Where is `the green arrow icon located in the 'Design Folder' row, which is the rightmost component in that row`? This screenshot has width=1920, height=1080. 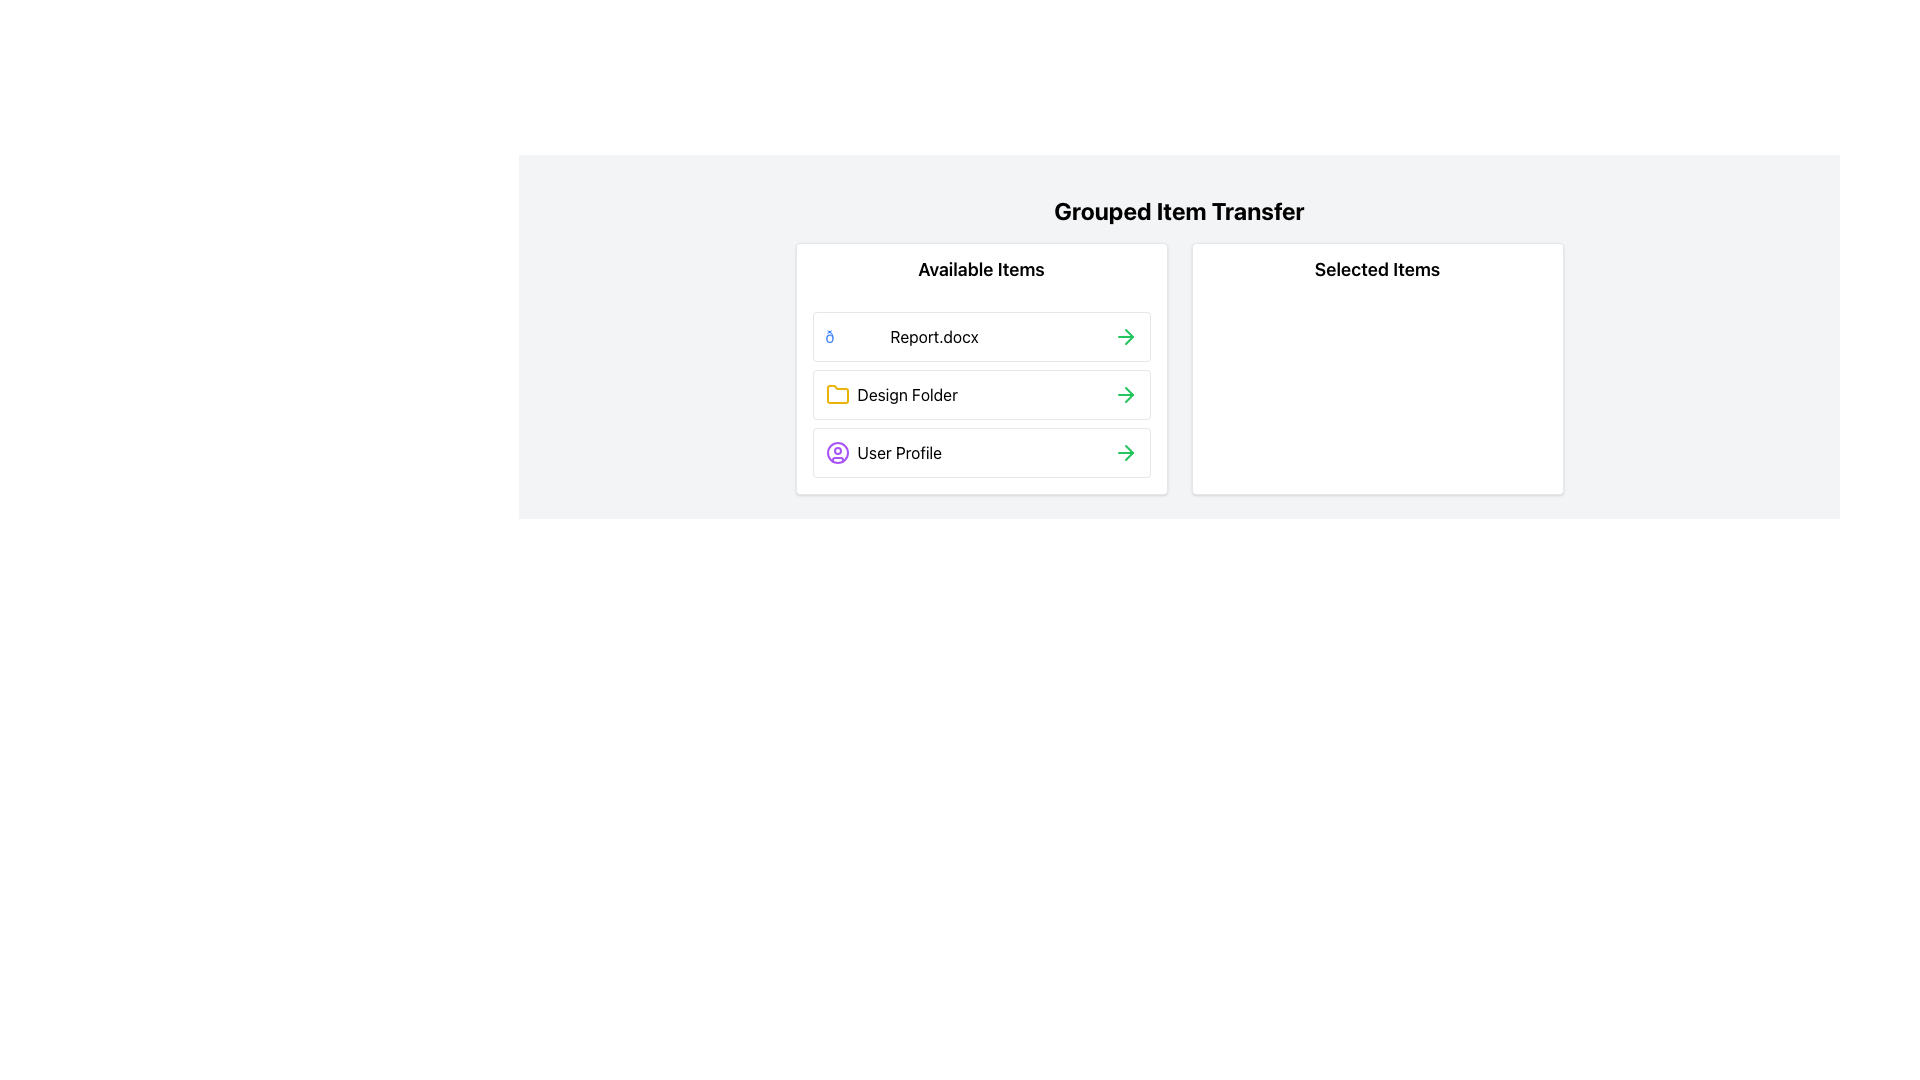
the green arrow icon located in the 'Design Folder' row, which is the rightmost component in that row is located at coordinates (1125, 394).